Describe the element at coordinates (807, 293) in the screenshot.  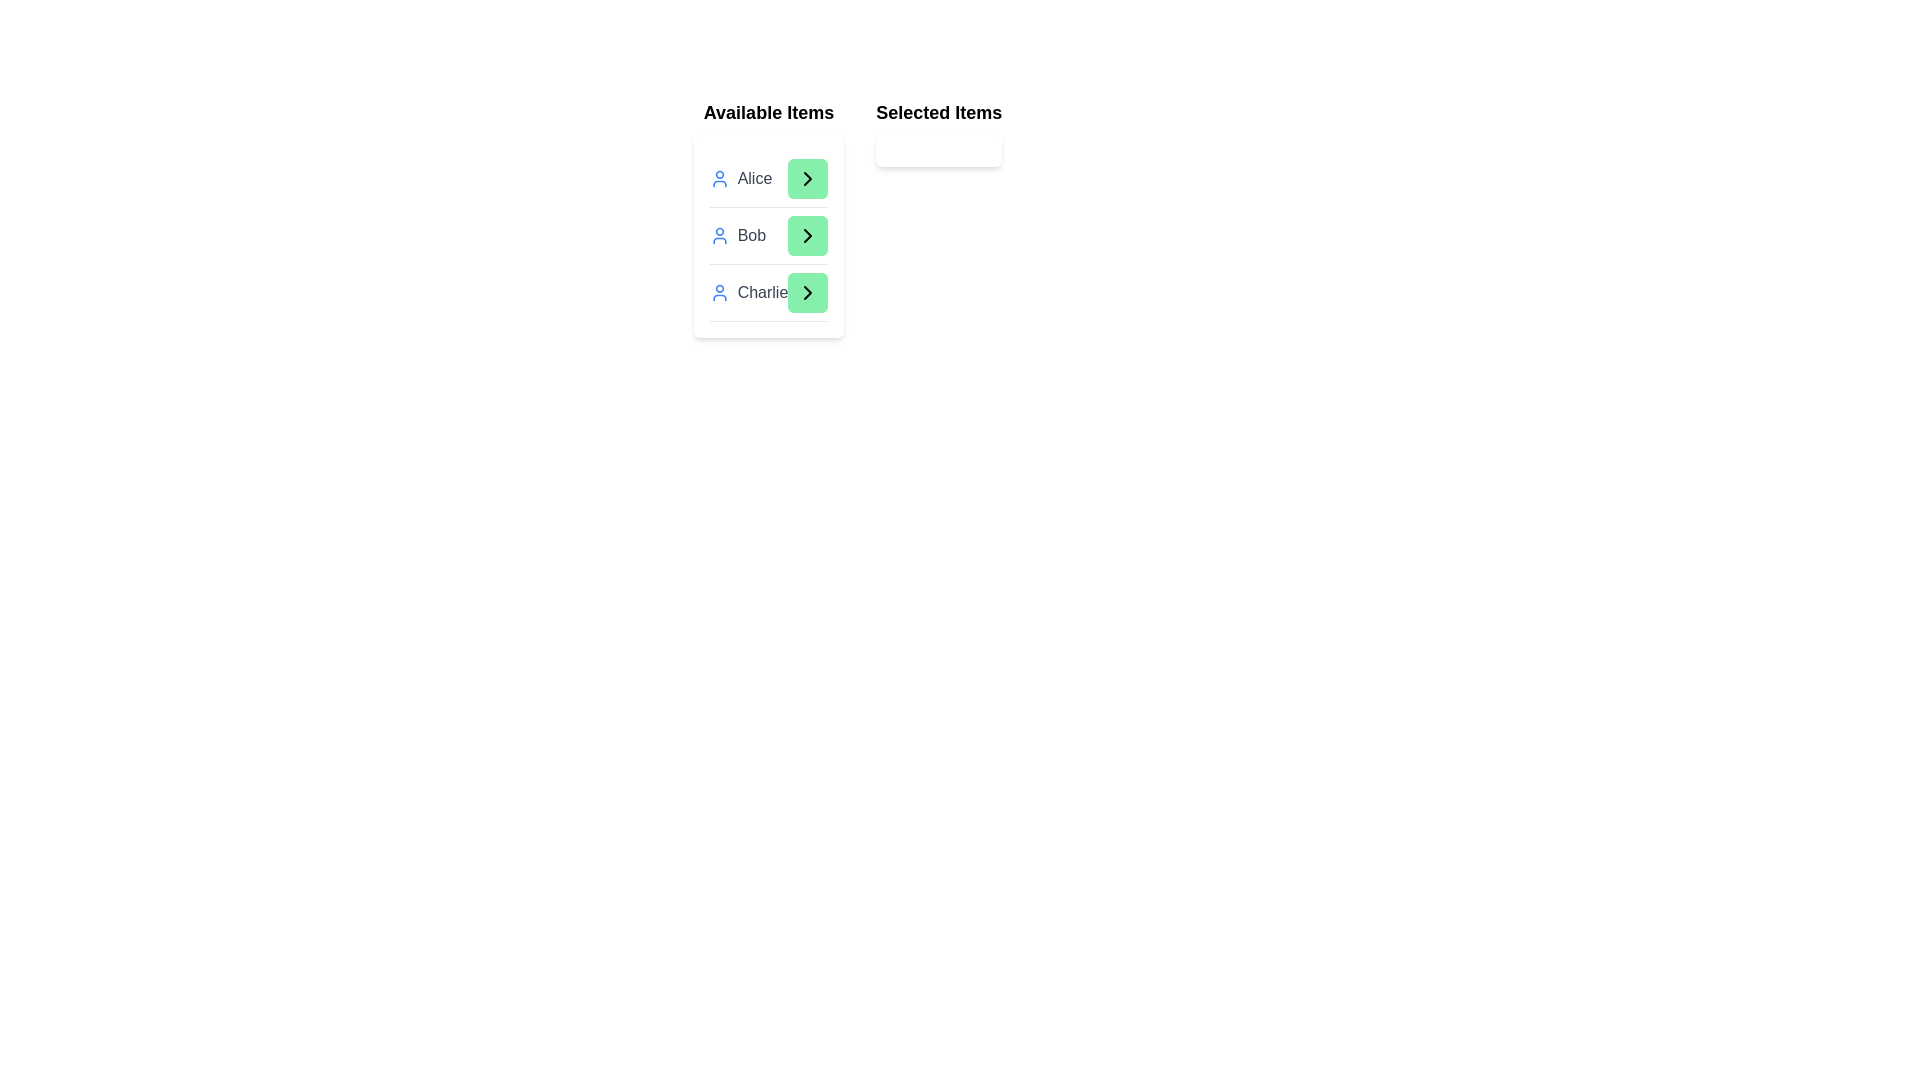
I see `the transfer icon next to Charlie to move it to the other list` at that location.